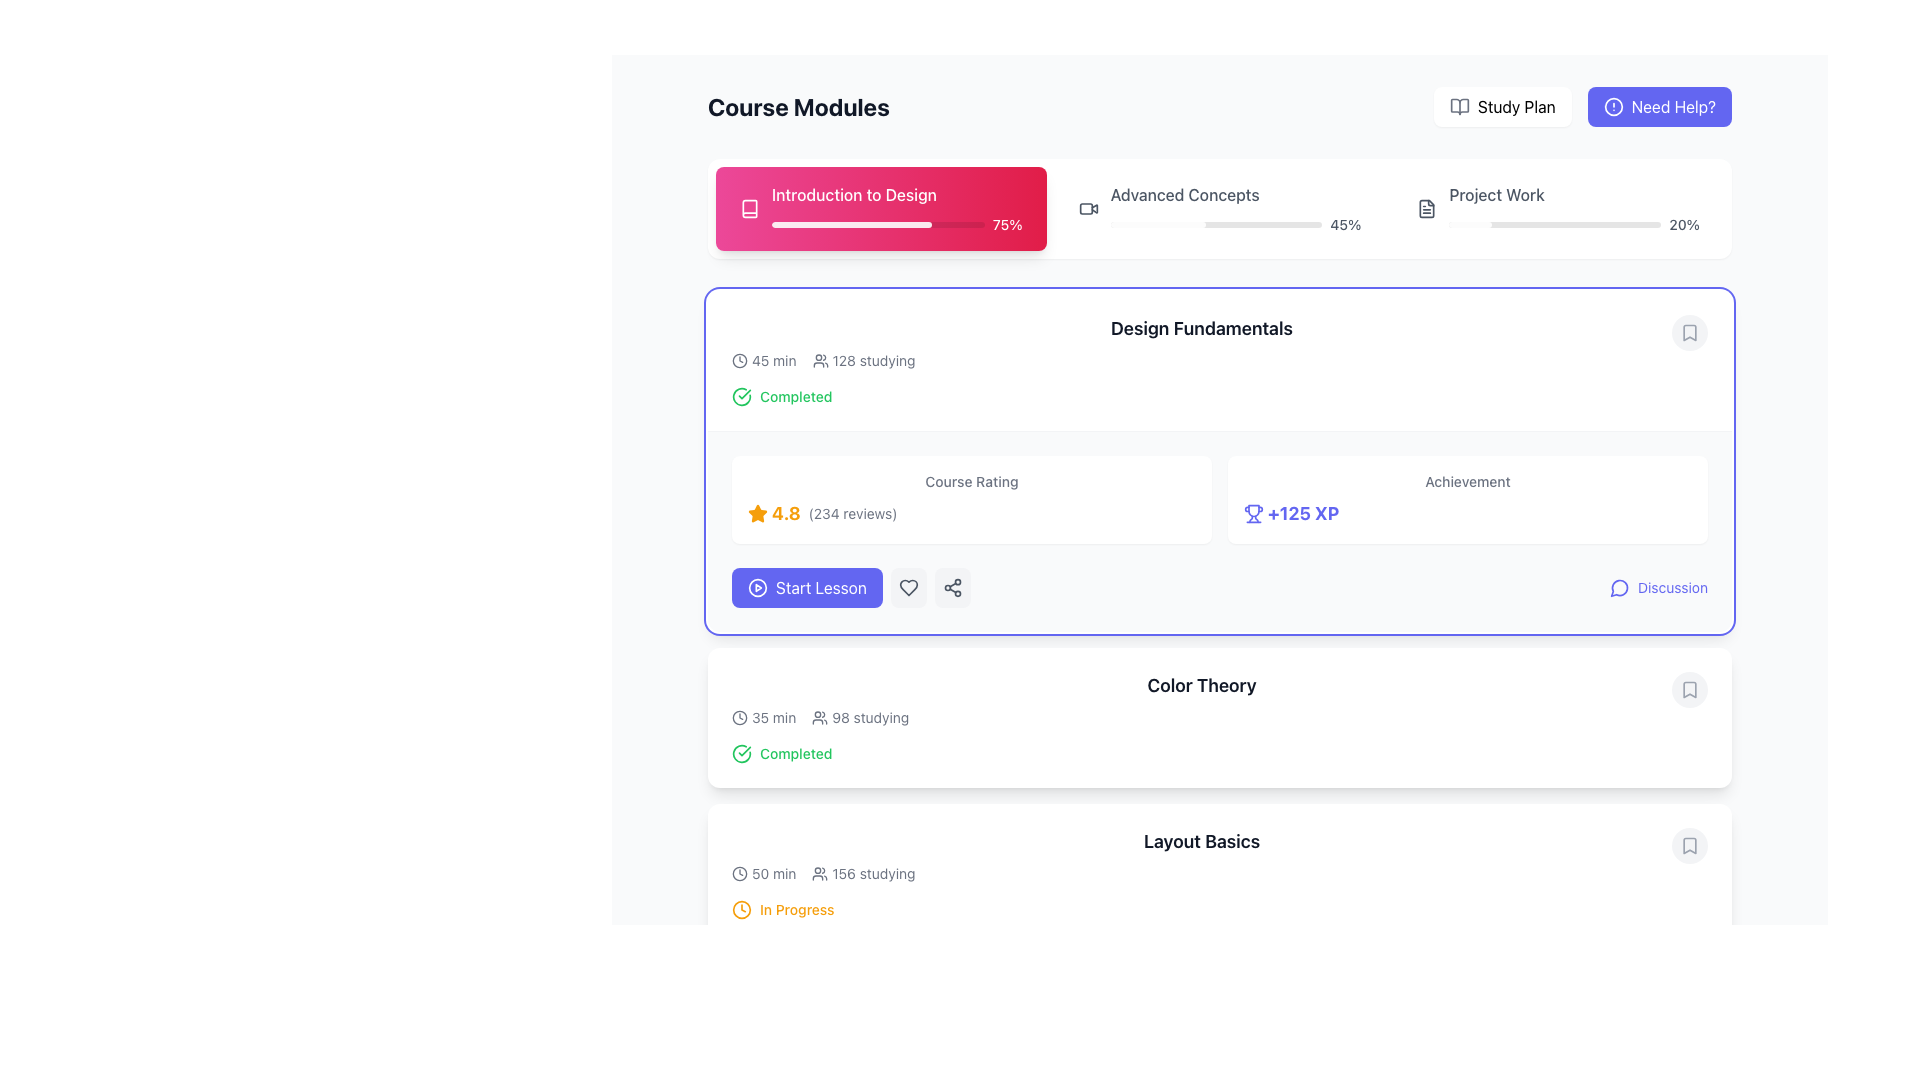 This screenshot has width=1920, height=1080. What do you see at coordinates (851, 586) in the screenshot?
I see `the 'Start Lesson' button with a purple background and white text located in the 'Design Fundamentals' section` at bounding box center [851, 586].